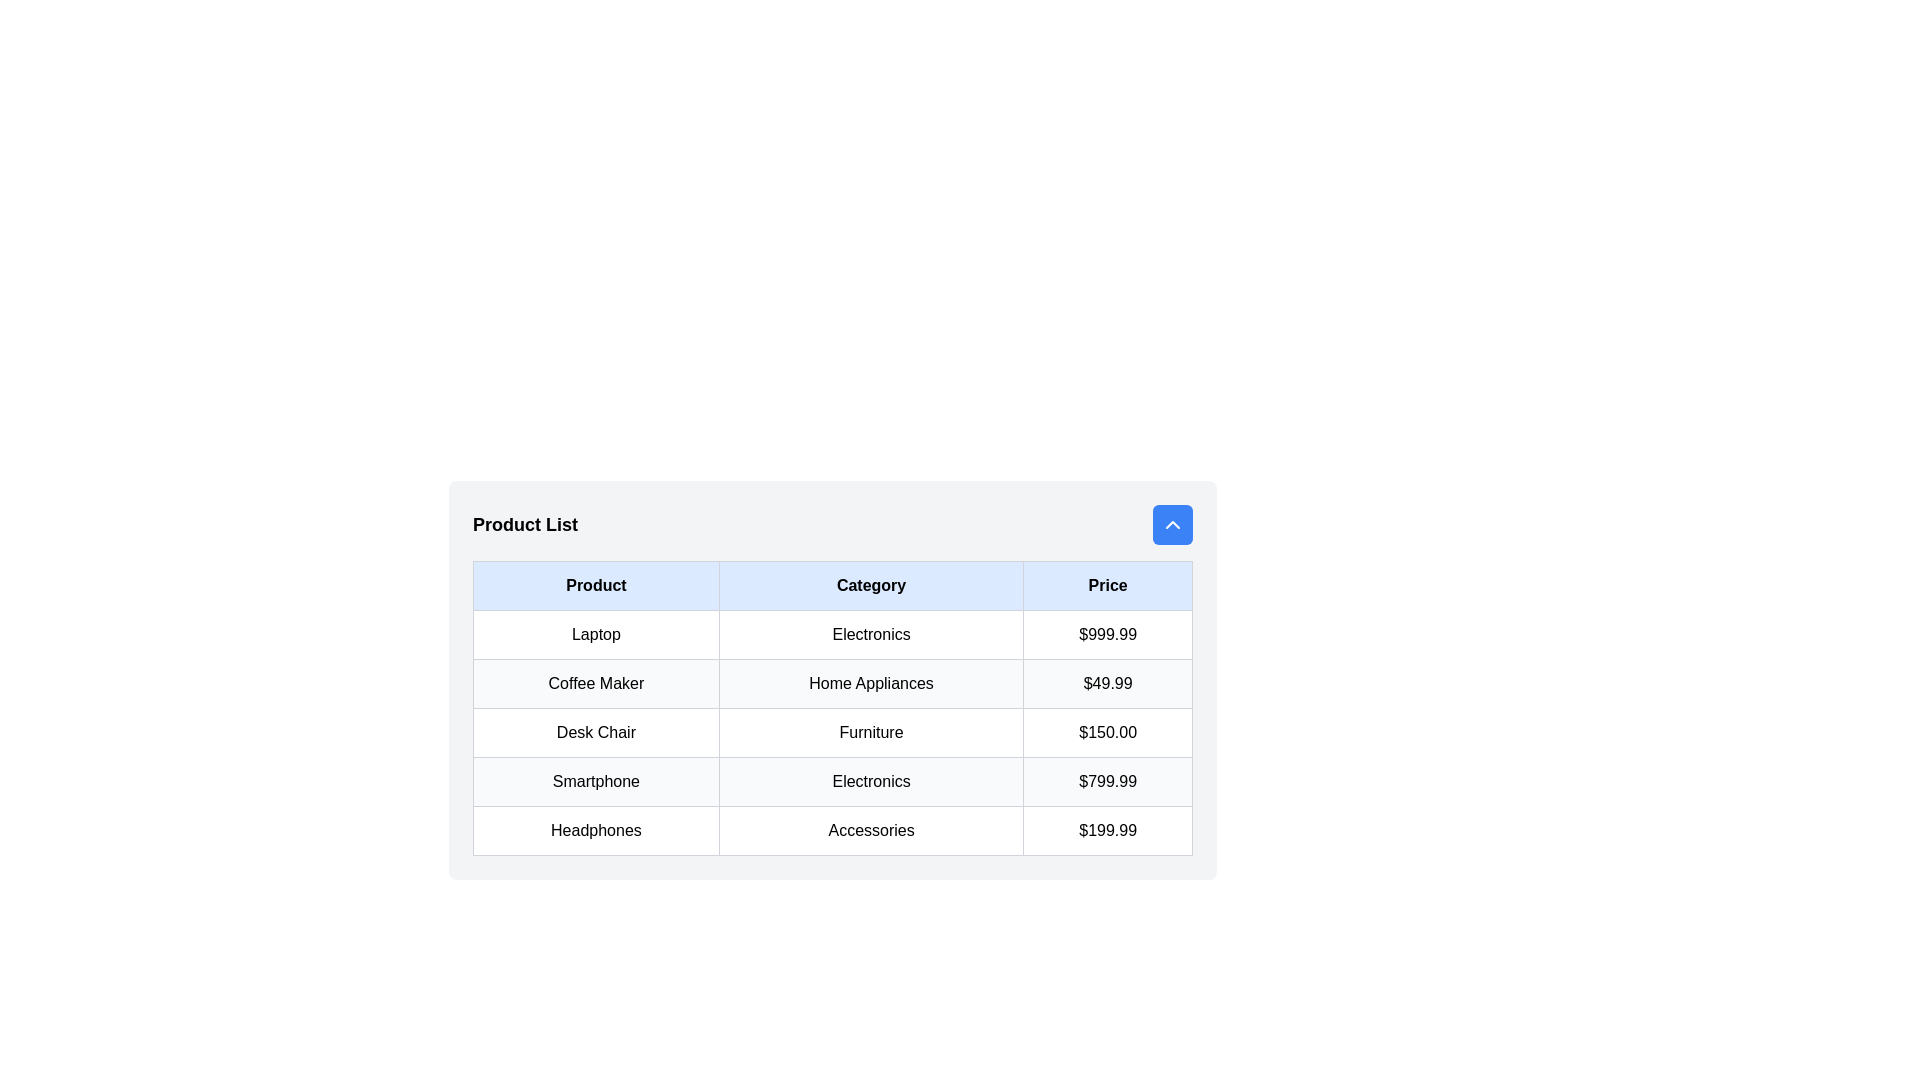 The image size is (1920, 1080). I want to click on the bold text label reading 'Product List' located at the top-left of the product listing section, so click(525, 523).